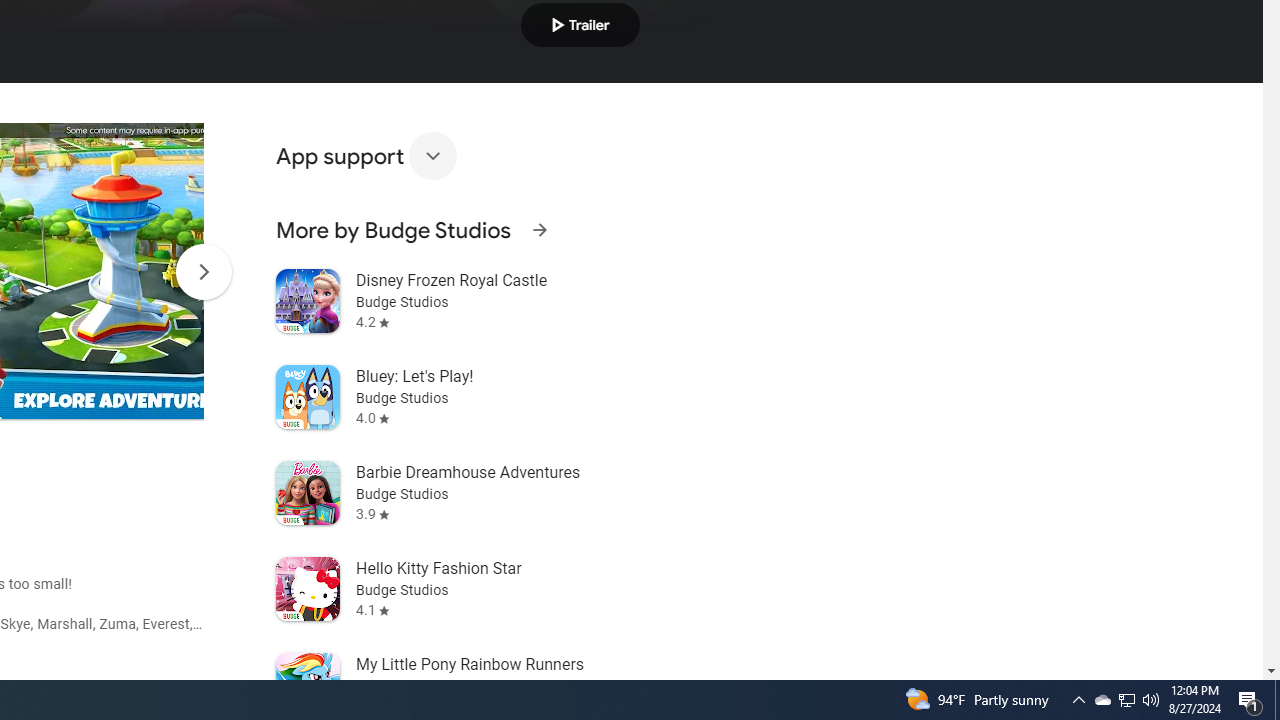  Describe the element at coordinates (539, 229) in the screenshot. I see `'See more information on More by Budge Studios'` at that location.